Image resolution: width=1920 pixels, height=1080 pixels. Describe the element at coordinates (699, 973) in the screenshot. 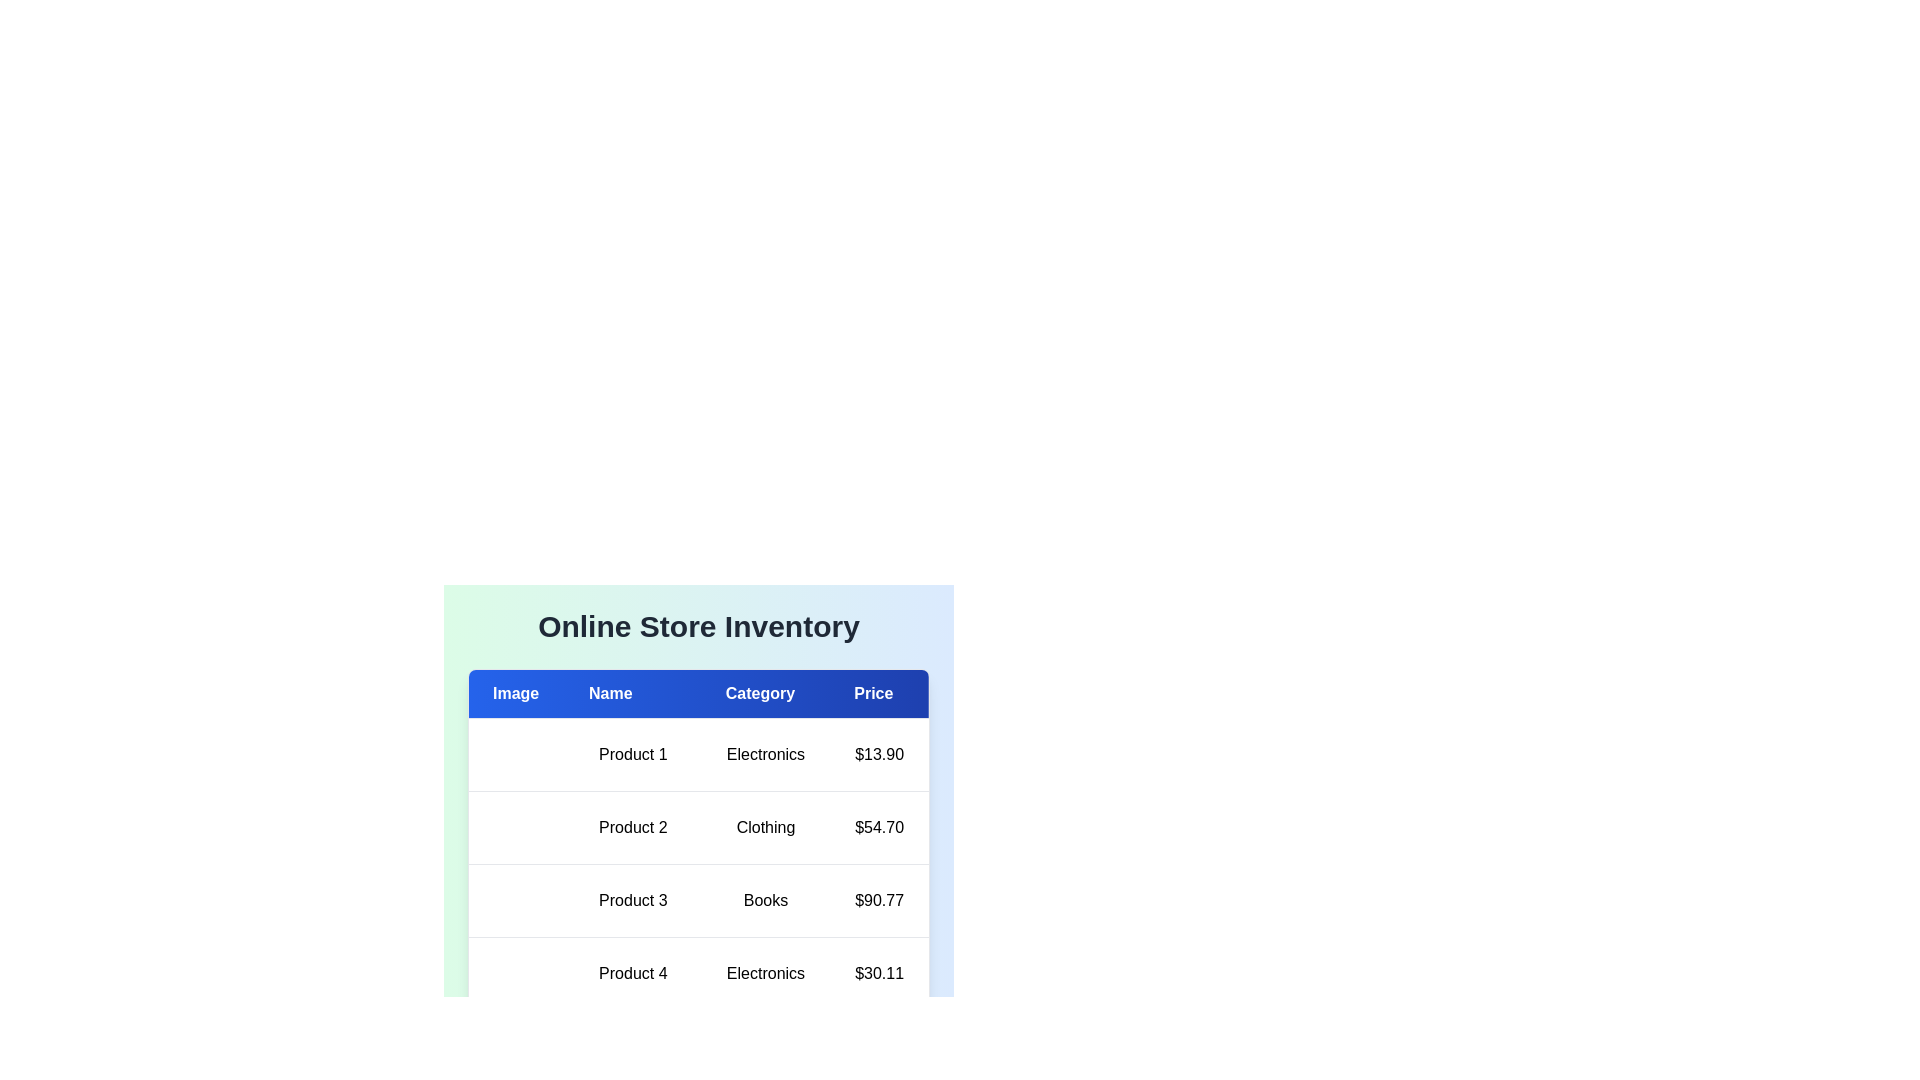

I see `the row of the product with name Product 4` at that location.